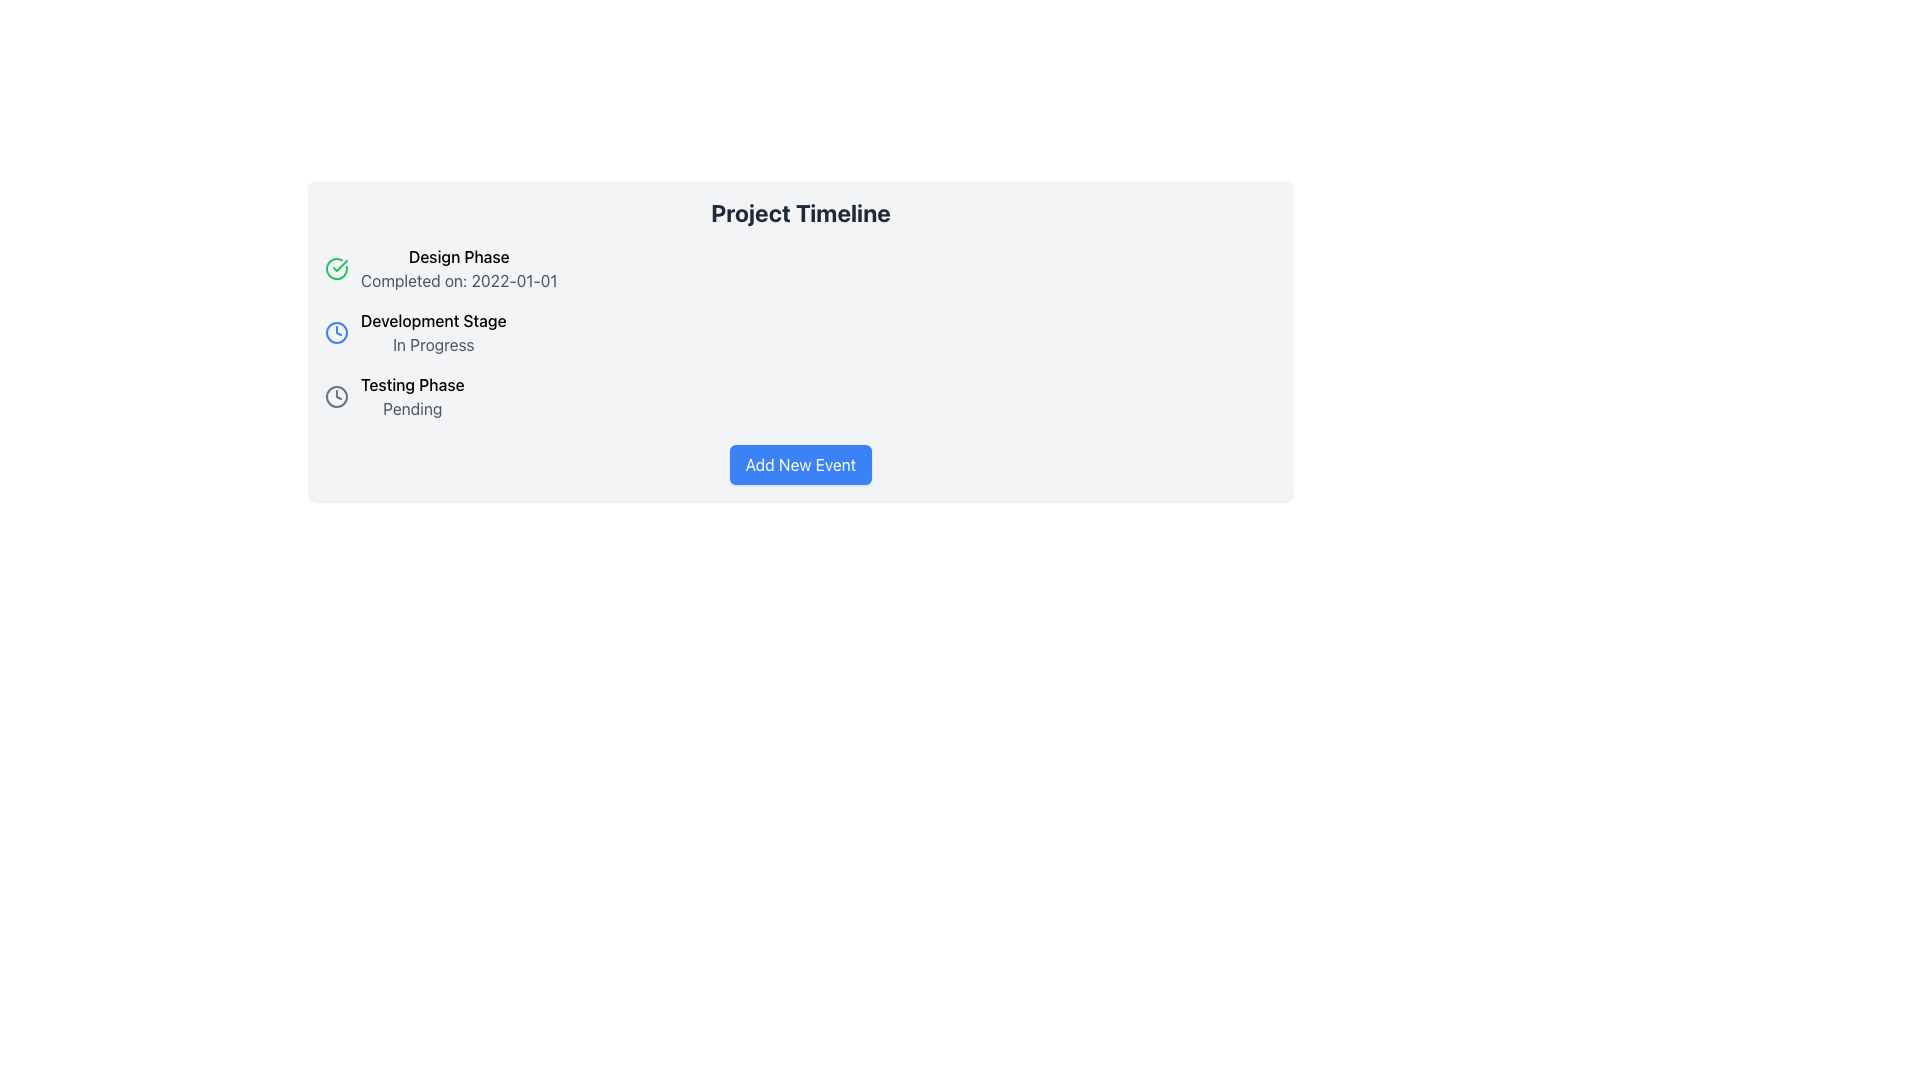 The image size is (1920, 1080). Describe the element at coordinates (411, 385) in the screenshot. I see `the text label displaying 'Testing Phase' in bold black font, located in the third row of the project timeline list` at that location.